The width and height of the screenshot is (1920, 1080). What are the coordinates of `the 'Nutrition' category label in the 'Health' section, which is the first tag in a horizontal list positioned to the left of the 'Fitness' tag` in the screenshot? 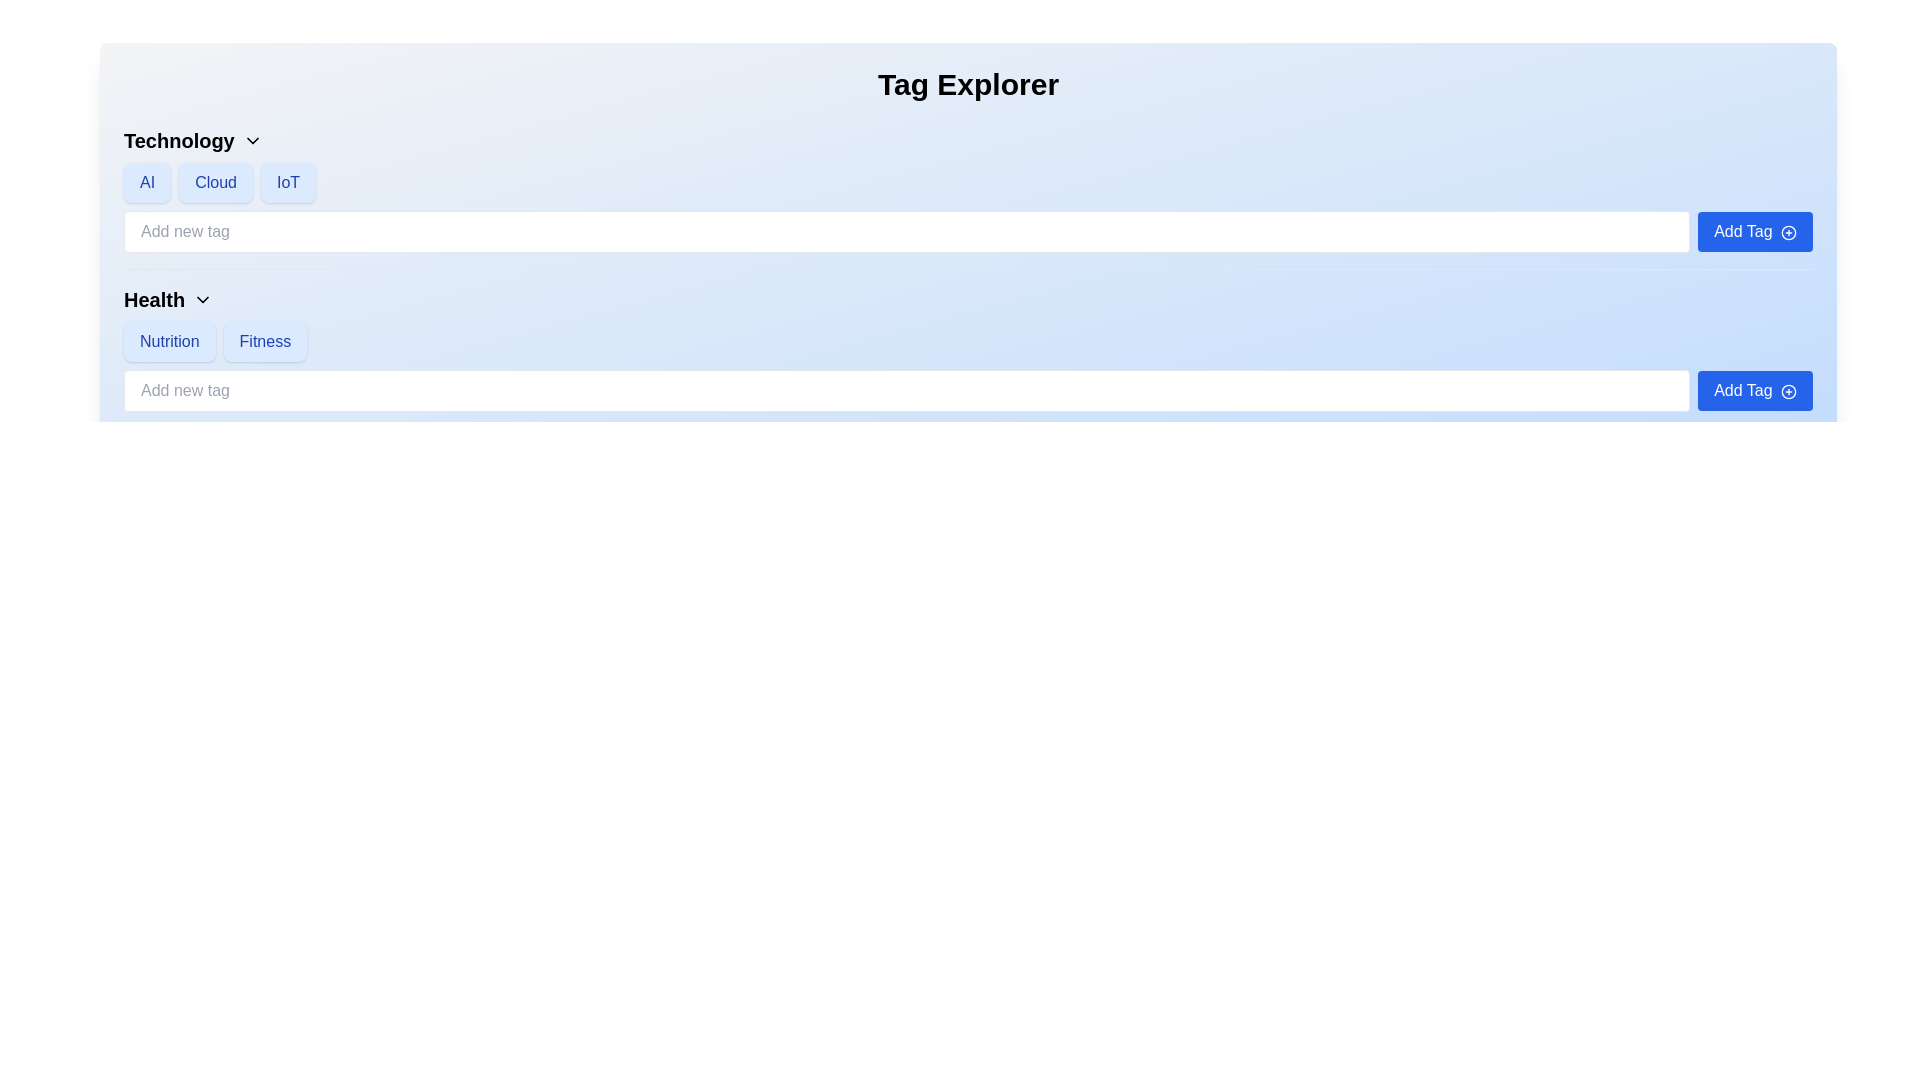 It's located at (169, 341).